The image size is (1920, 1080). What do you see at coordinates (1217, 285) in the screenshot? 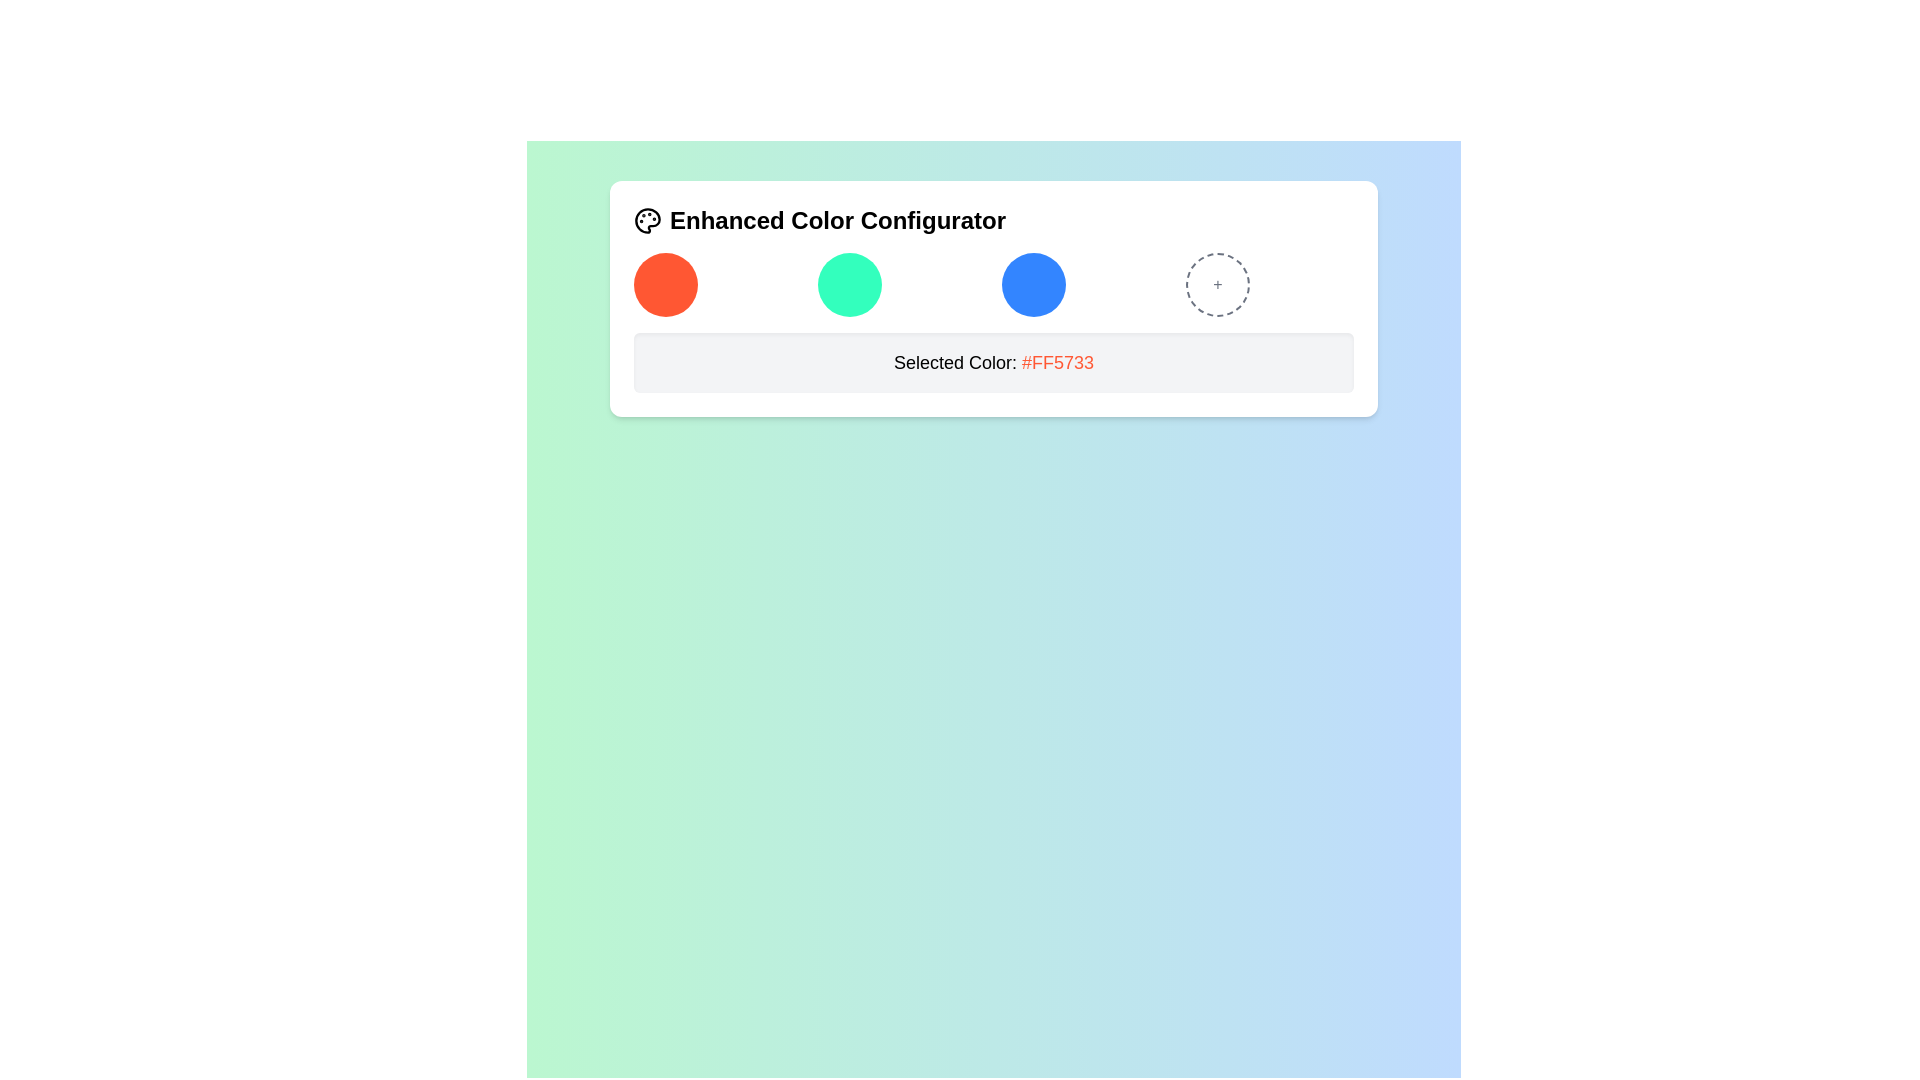
I see `the circular button with a dashed border and a plus symbol, located at the end of the horizontal group of color-selecting buttons` at bounding box center [1217, 285].